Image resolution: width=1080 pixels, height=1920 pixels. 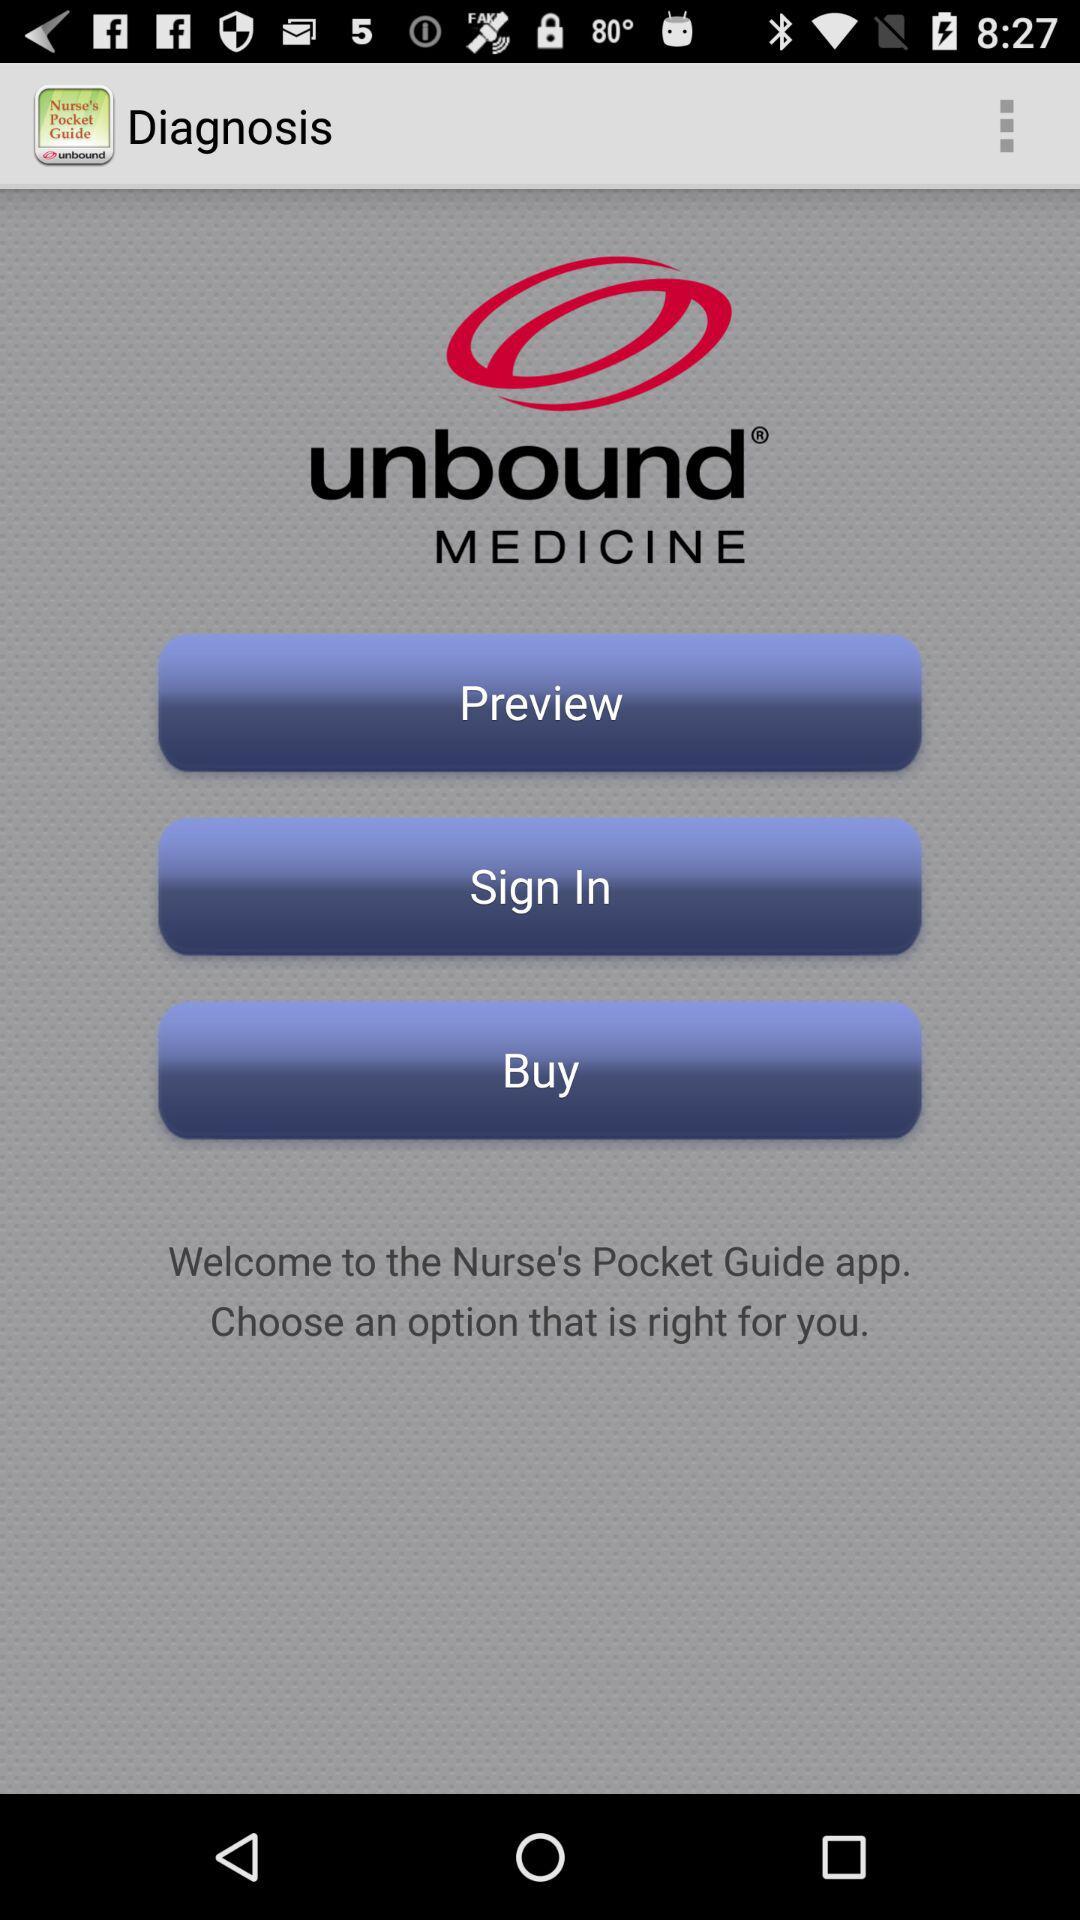 What do you see at coordinates (540, 891) in the screenshot?
I see `item below preview button` at bounding box center [540, 891].